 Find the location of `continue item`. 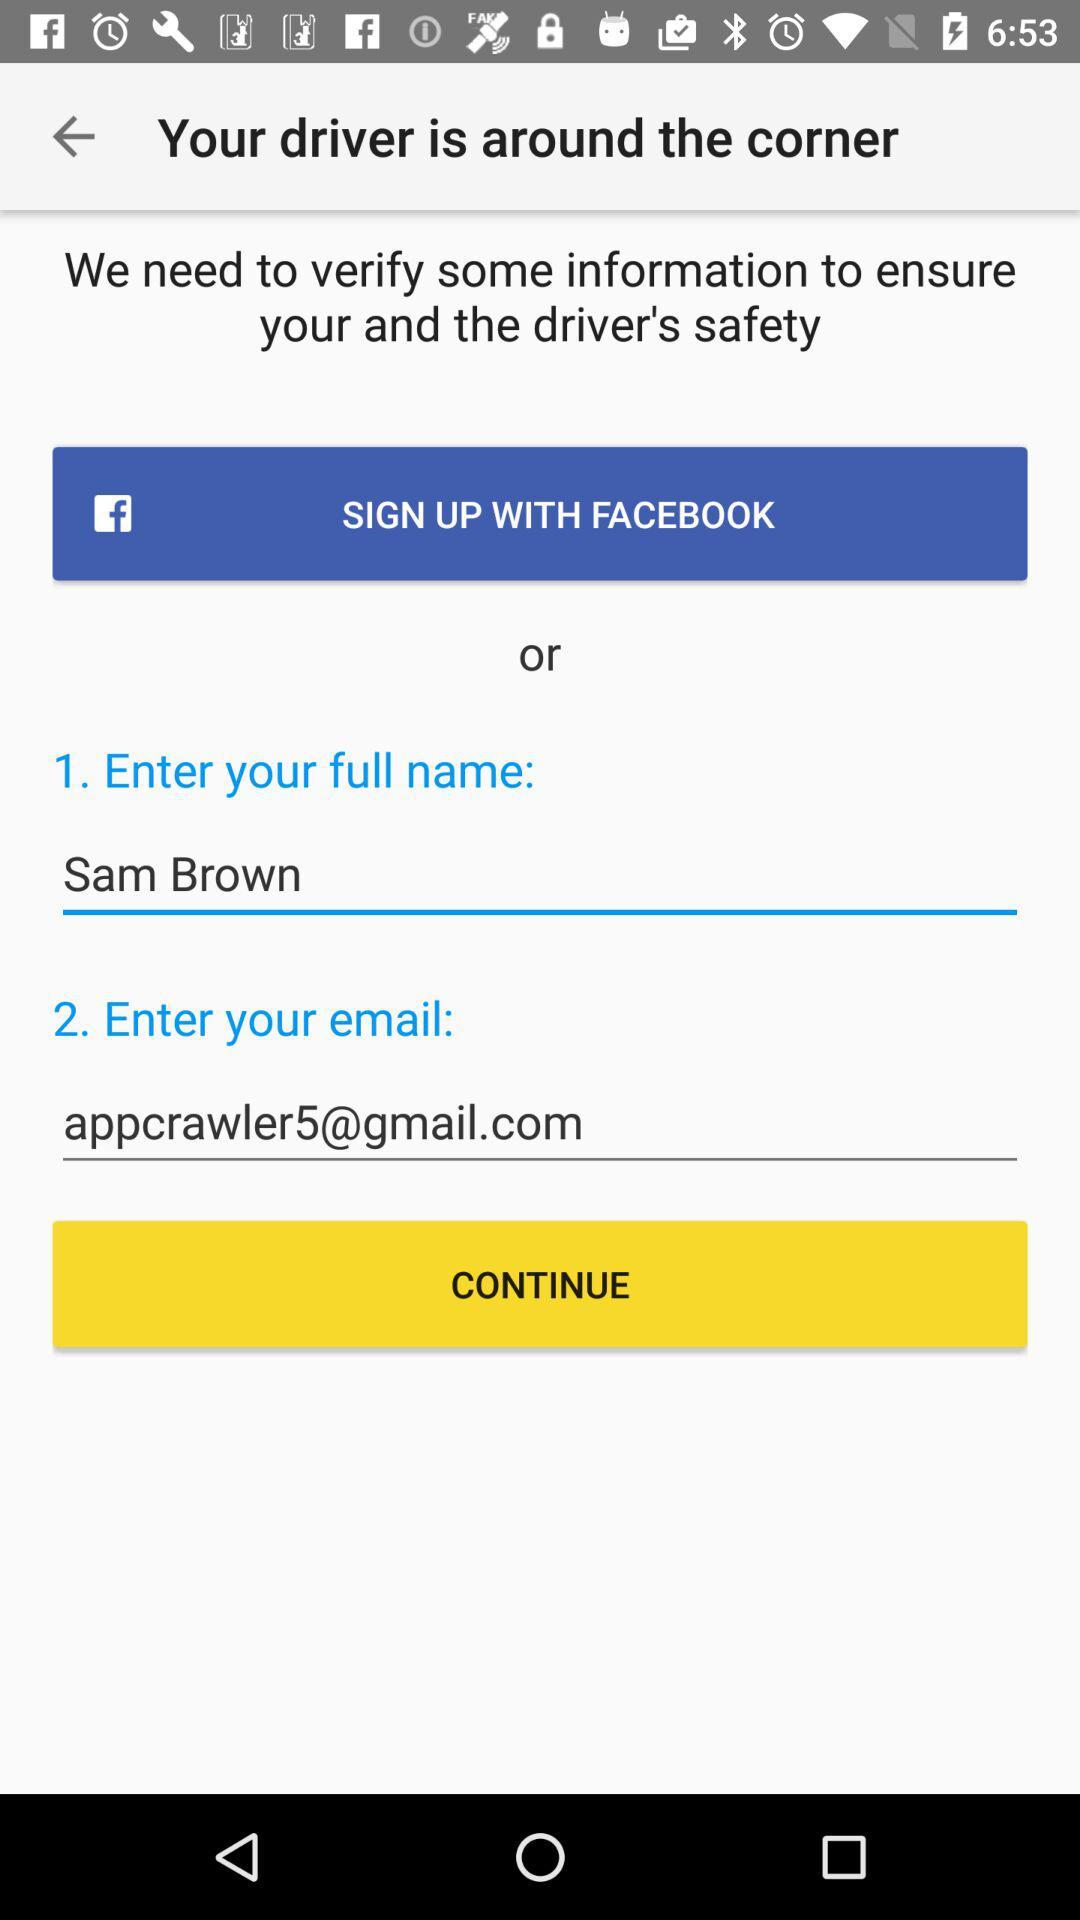

continue item is located at coordinates (540, 1284).